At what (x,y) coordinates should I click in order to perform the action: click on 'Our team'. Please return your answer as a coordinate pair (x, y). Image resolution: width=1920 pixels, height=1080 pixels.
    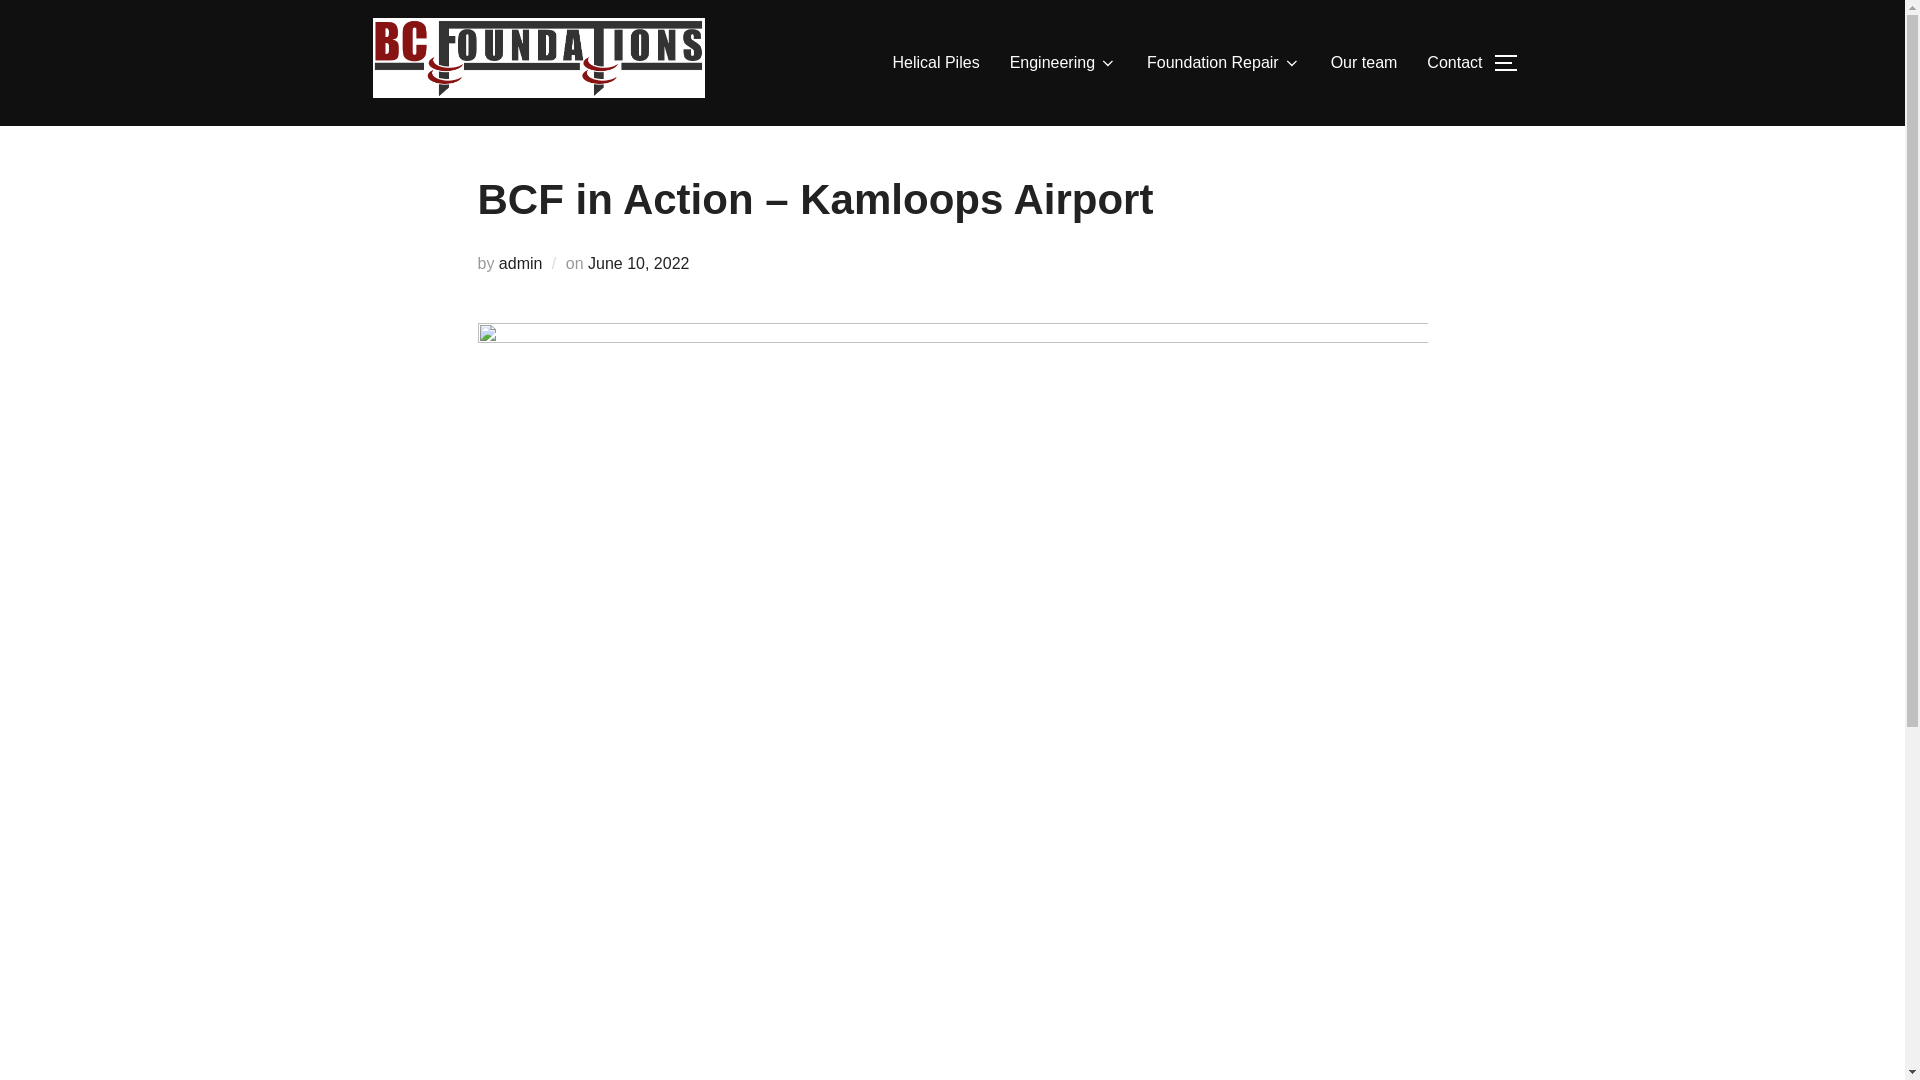
    Looking at the image, I should click on (1363, 61).